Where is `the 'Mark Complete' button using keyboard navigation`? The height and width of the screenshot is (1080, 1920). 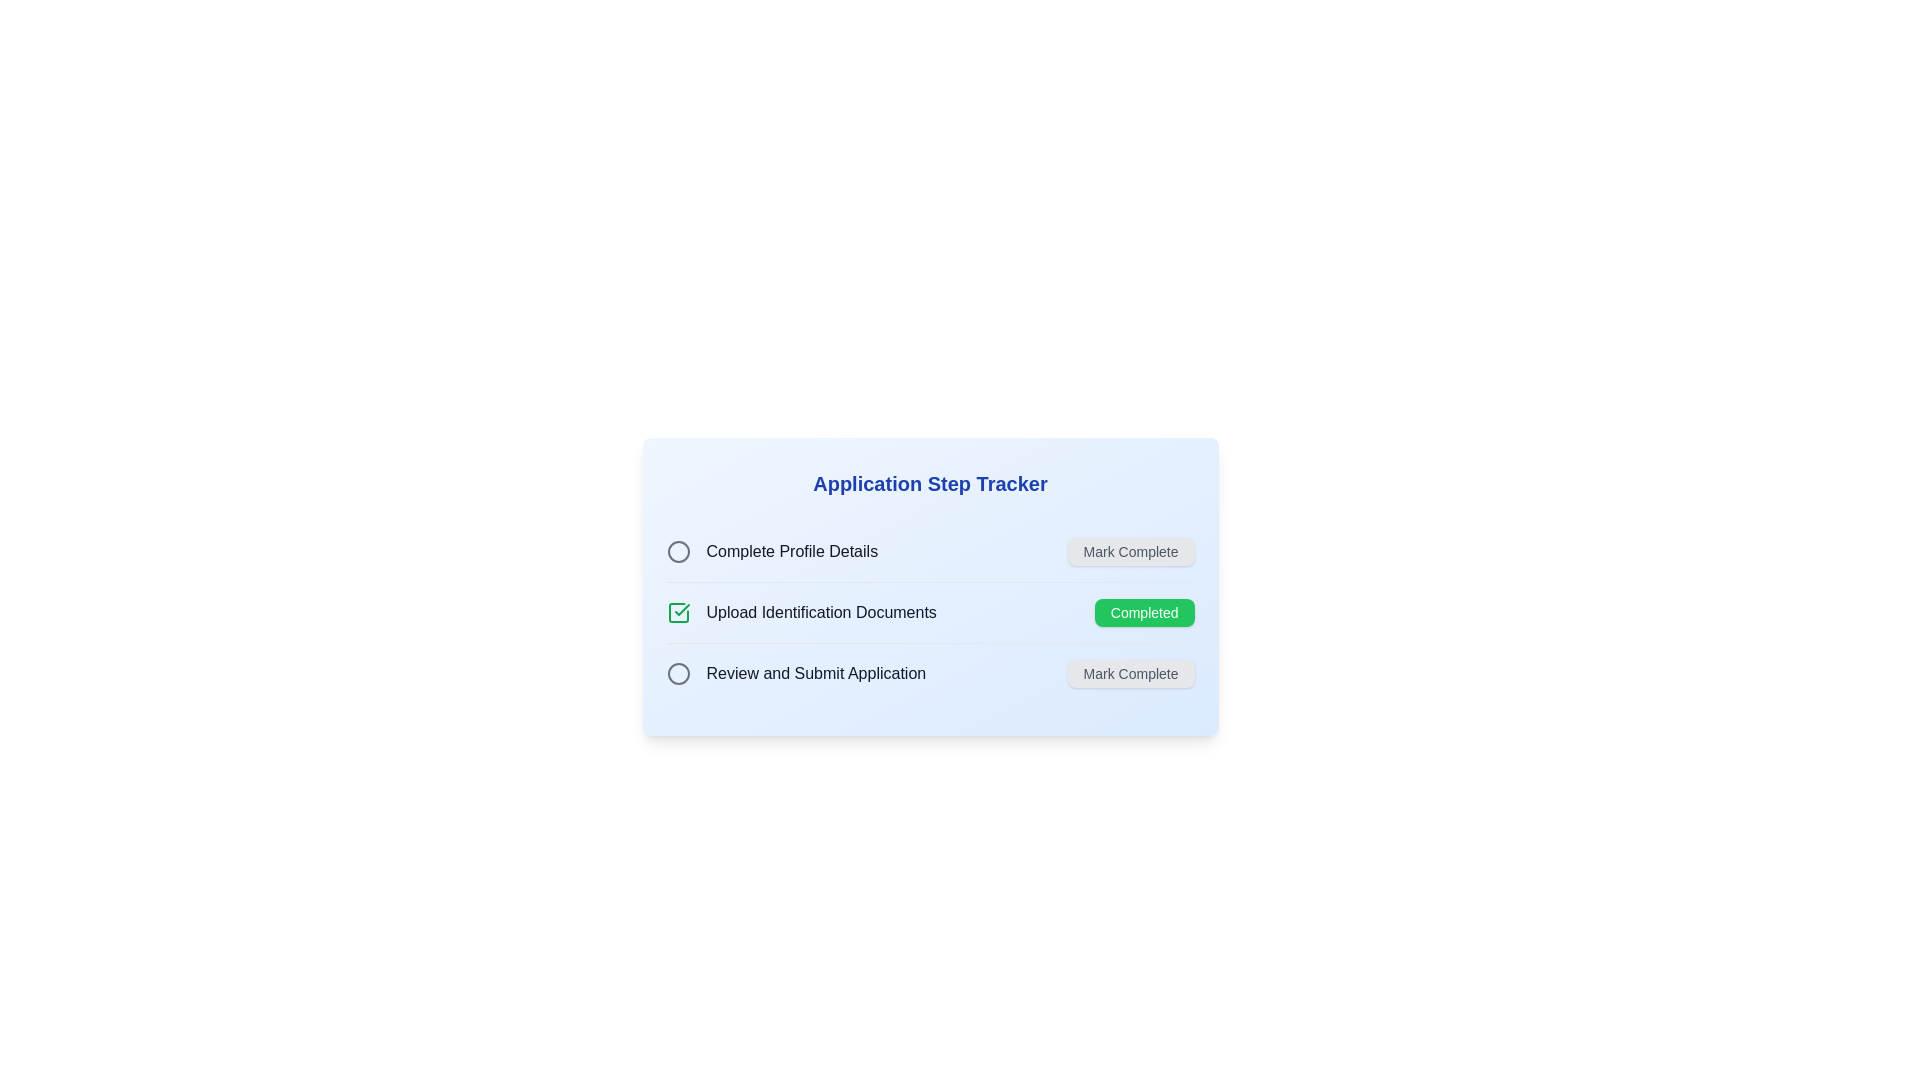
the 'Mark Complete' button using keyboard navigation is located at coordinates (1131, 551).